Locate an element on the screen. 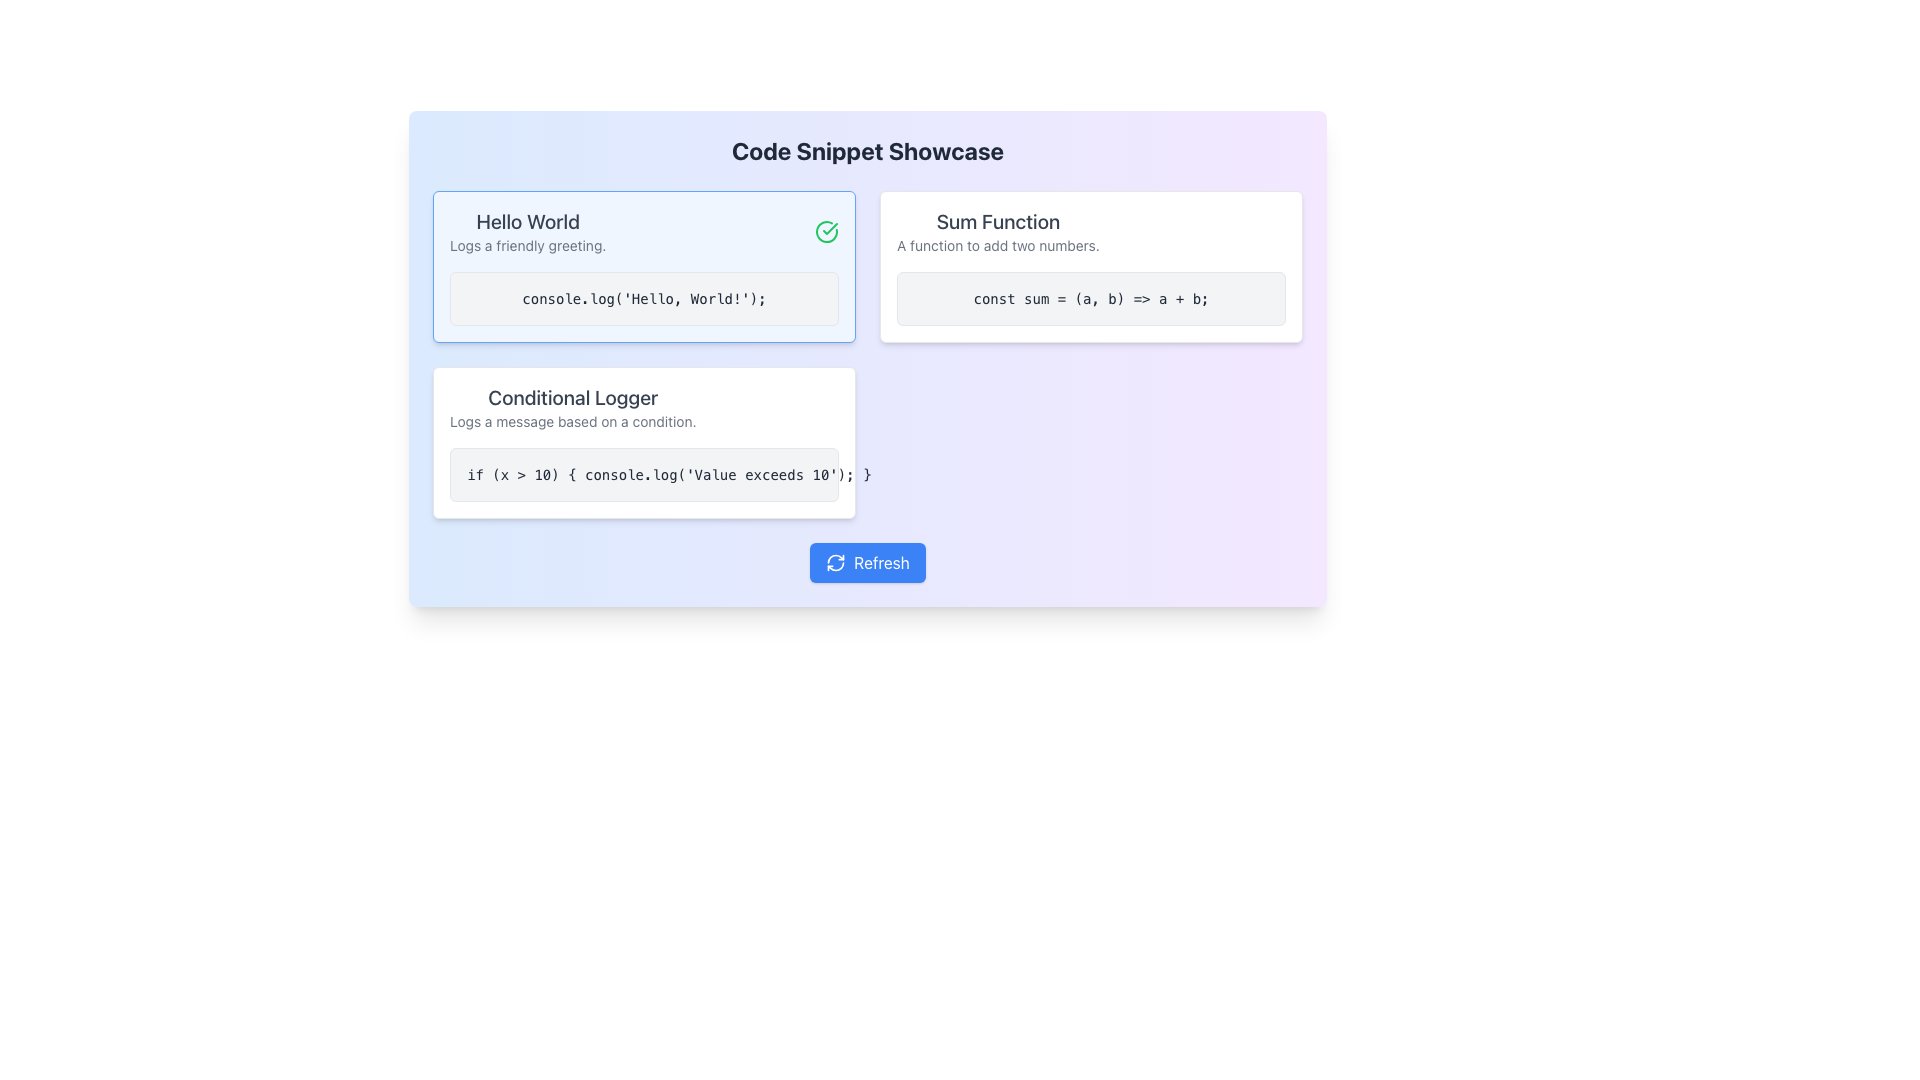 This screenshot has width=1920, height=1080. the Informational Card that presents a title, description, and a code snippet, located at the top-left corner of the grid layout is located at coordinates (644, 265).